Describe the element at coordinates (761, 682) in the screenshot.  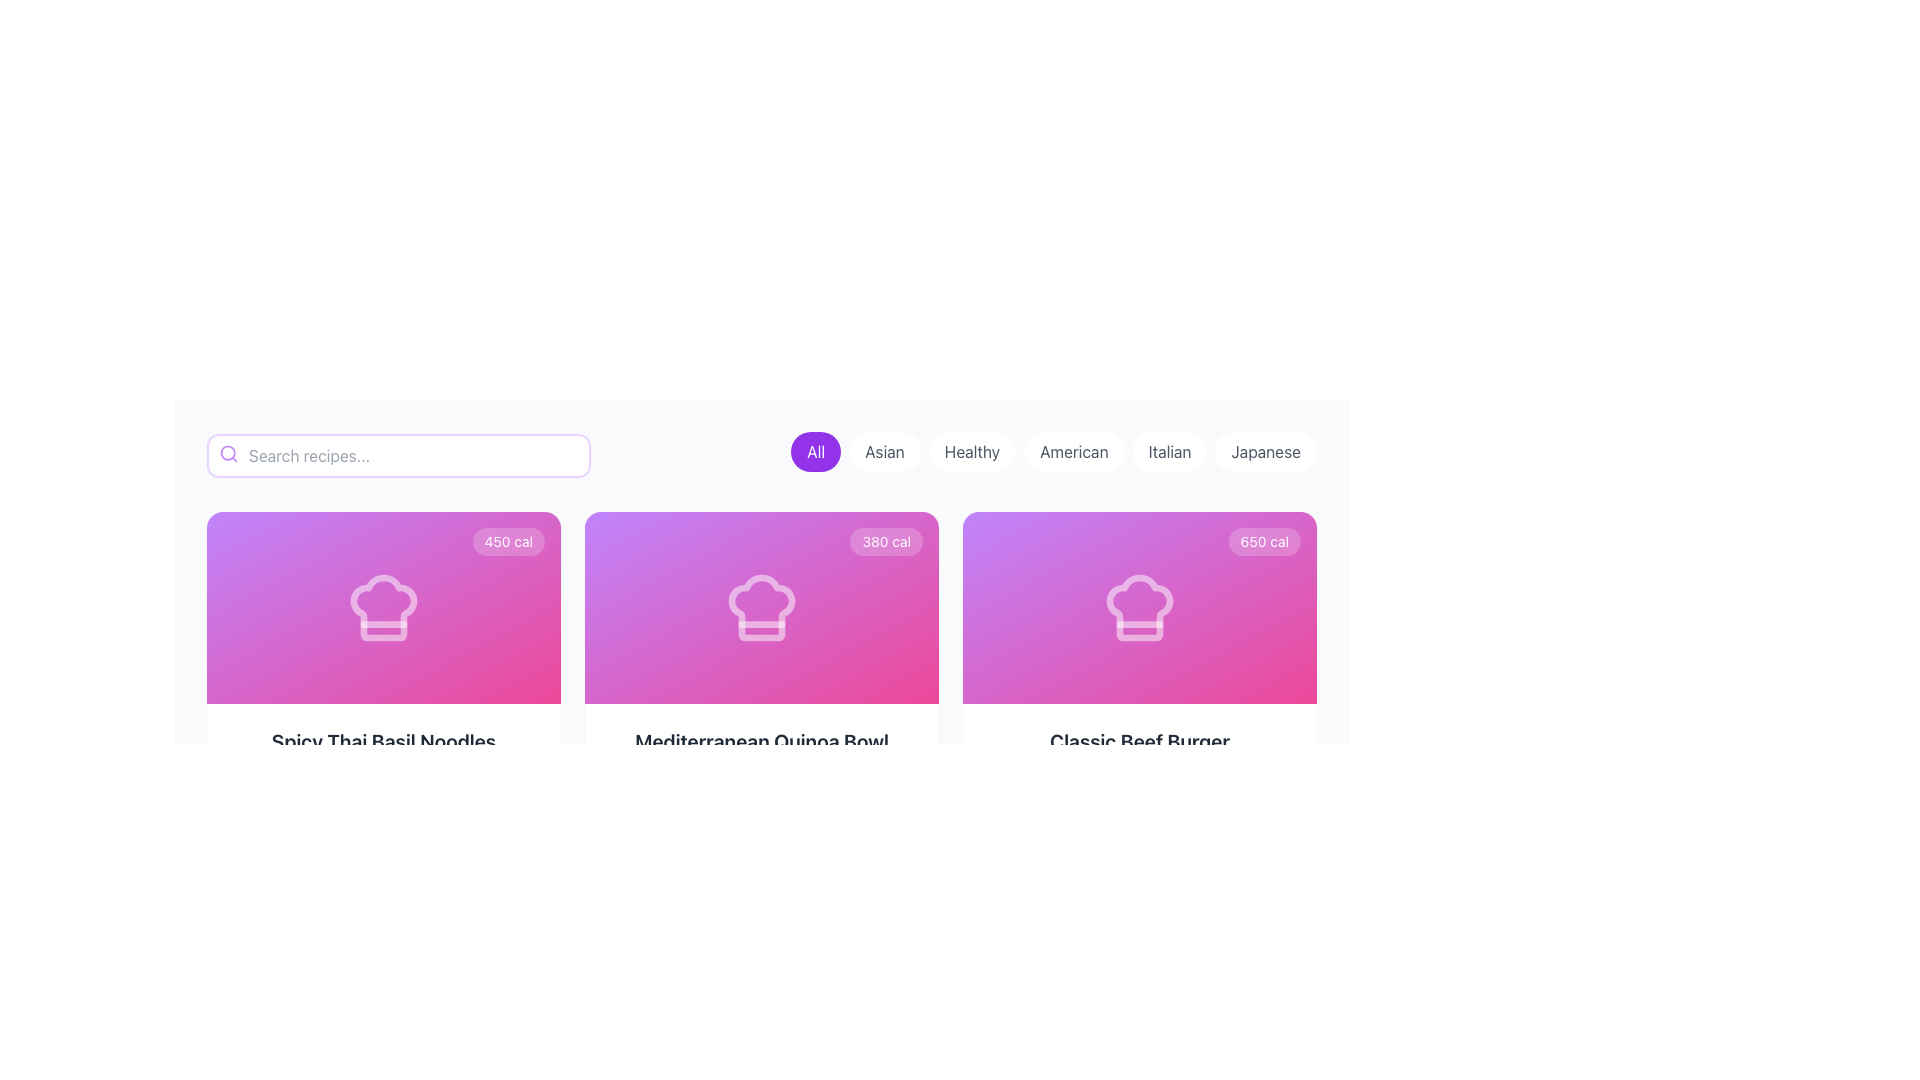
I see `the recipe card titled 'Mediterranean Quinoa Bowl' which is located in the second position of a horizontal grid of recipe cards` at that location.